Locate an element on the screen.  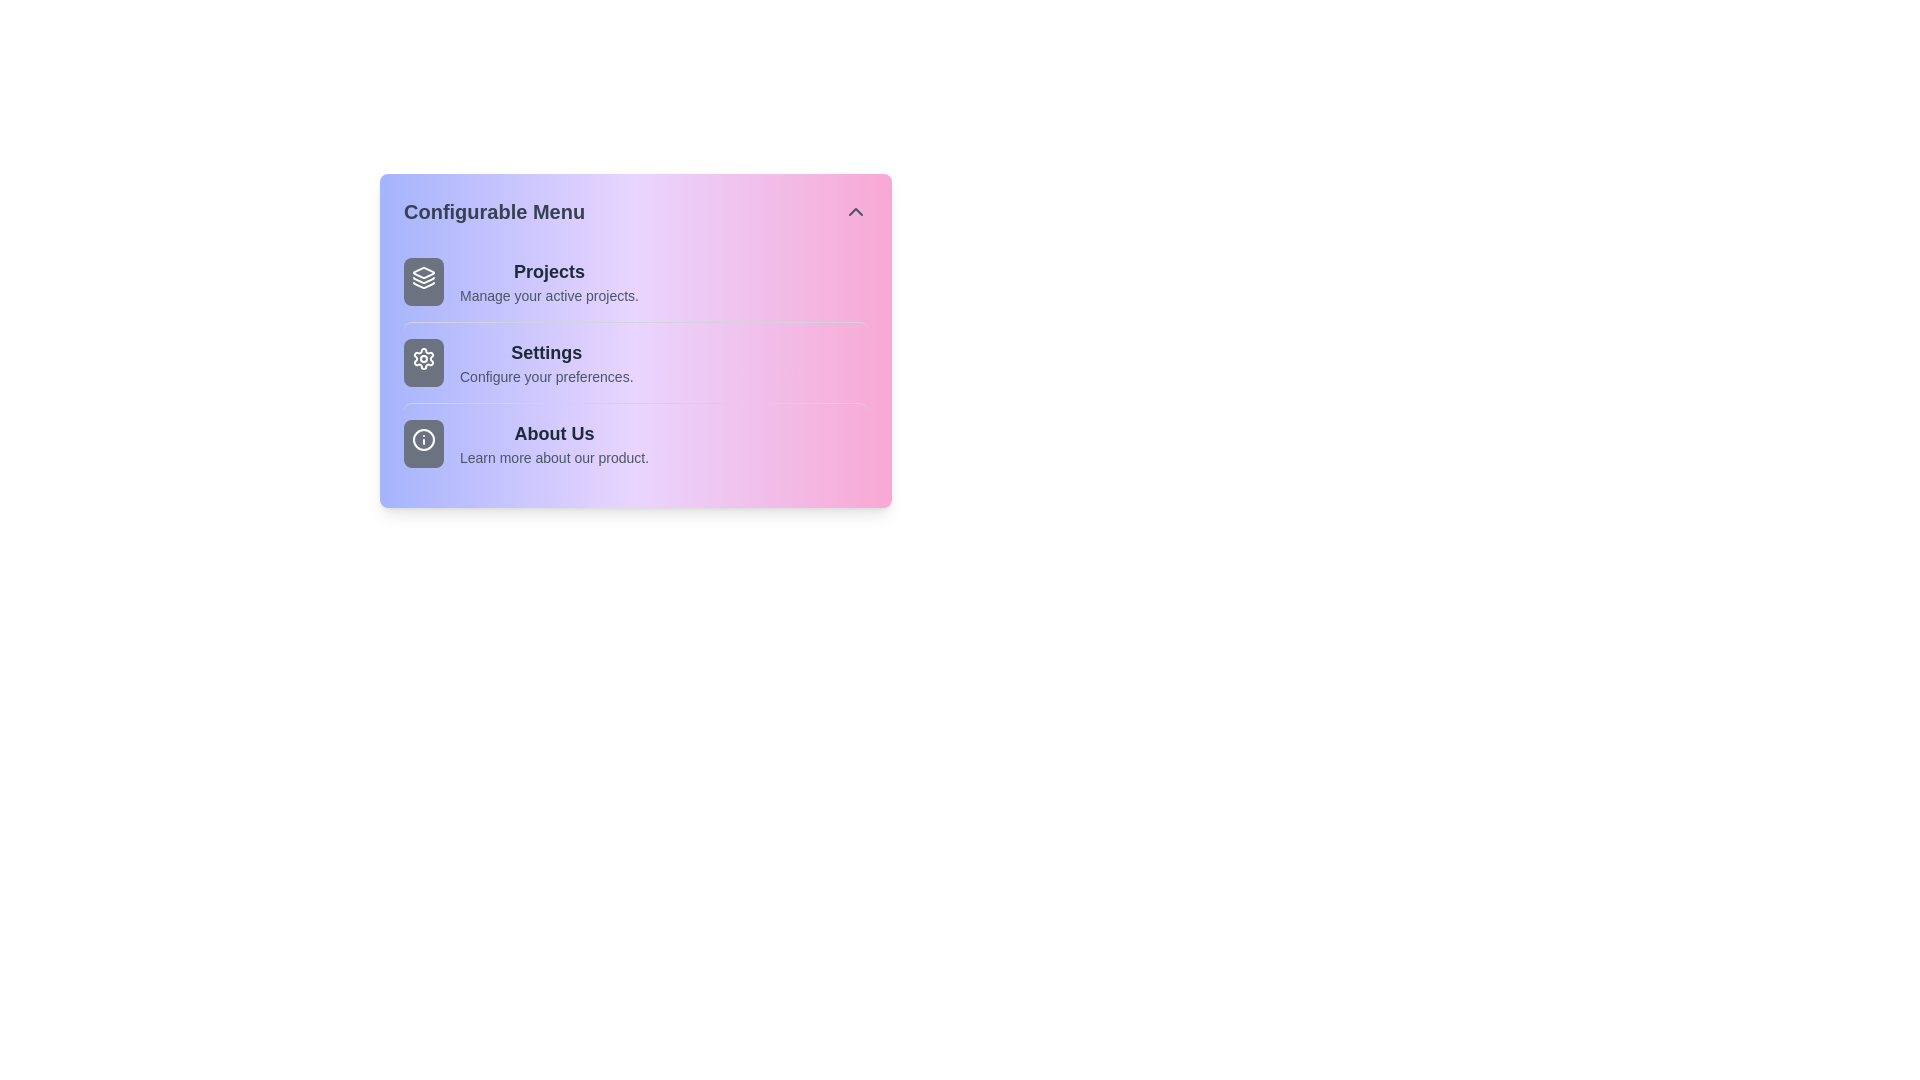
the menu item icon for Settings is located at coordinates (422, 362).